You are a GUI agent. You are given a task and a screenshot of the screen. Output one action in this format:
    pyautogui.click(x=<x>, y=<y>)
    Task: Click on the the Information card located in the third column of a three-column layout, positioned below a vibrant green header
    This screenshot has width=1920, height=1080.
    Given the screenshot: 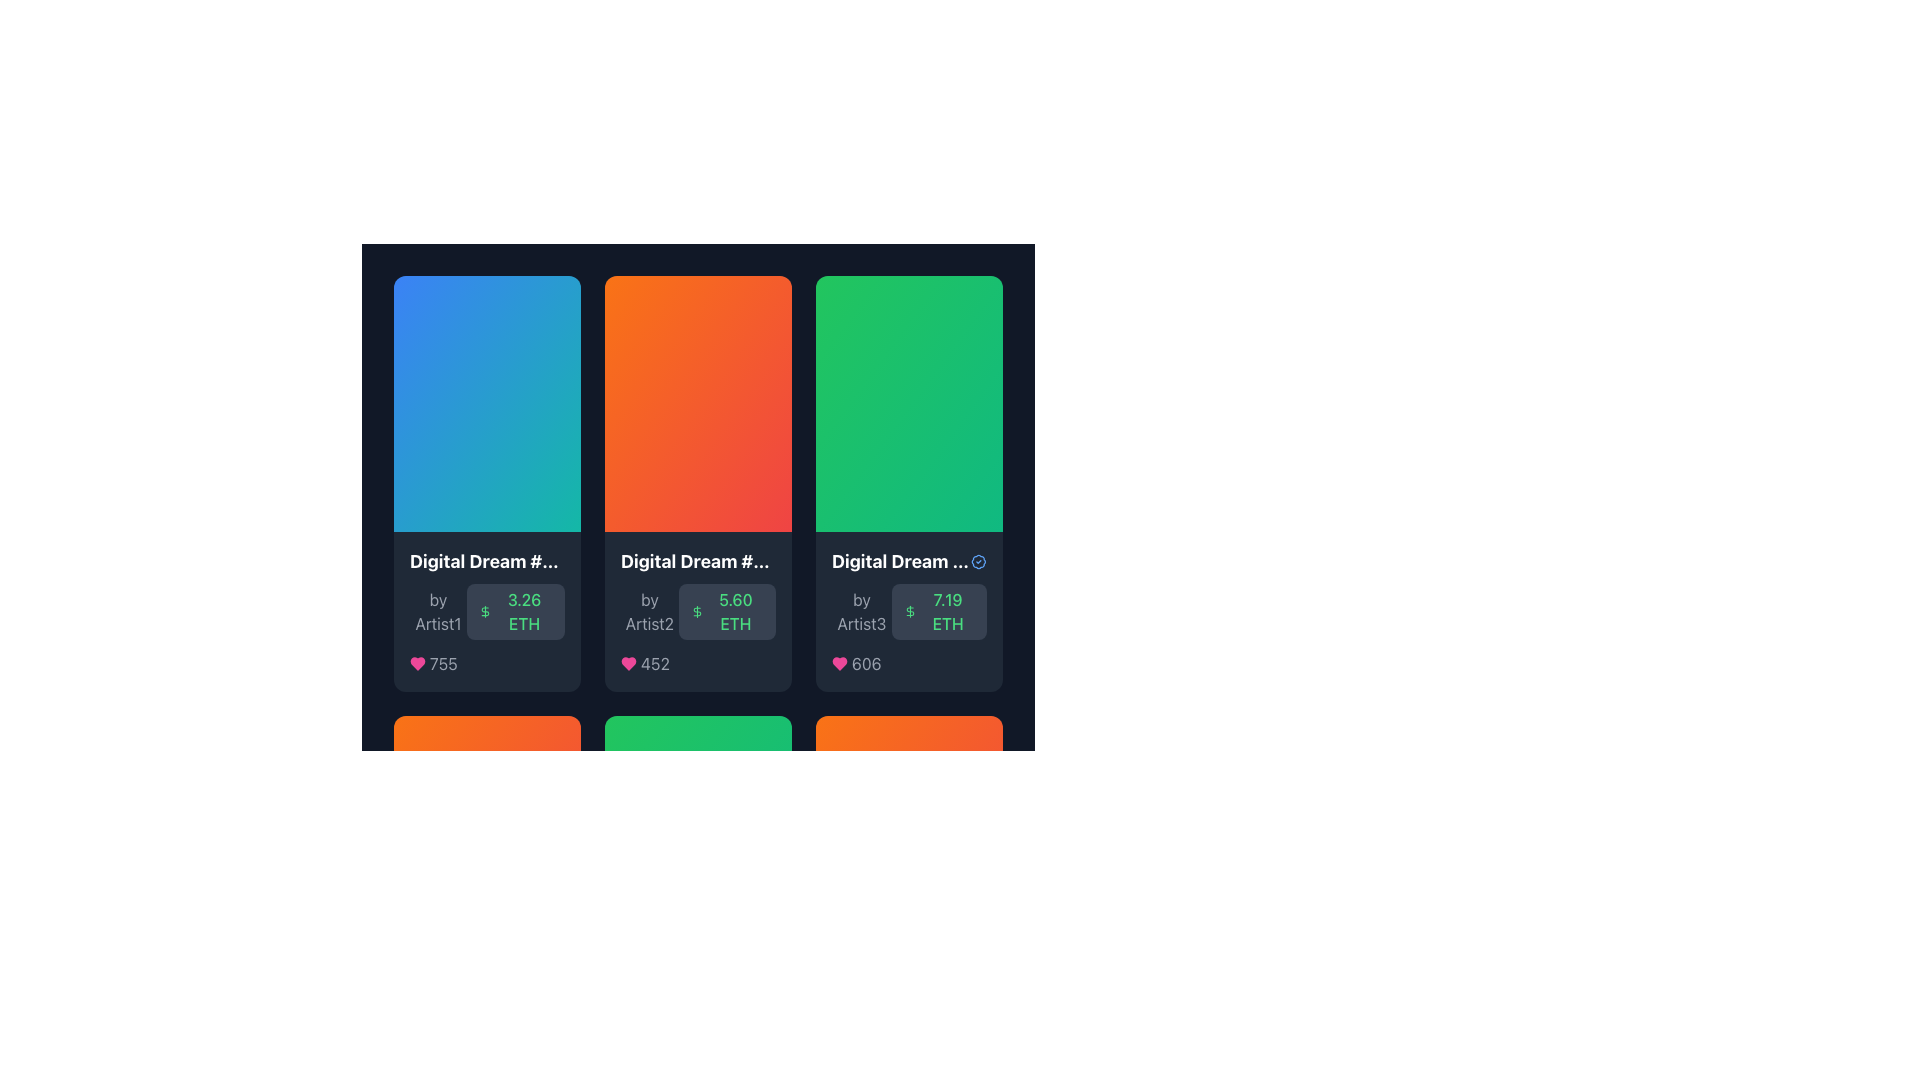 What is the action you would take?
    pyautogui.click(x=908, y=611)
    